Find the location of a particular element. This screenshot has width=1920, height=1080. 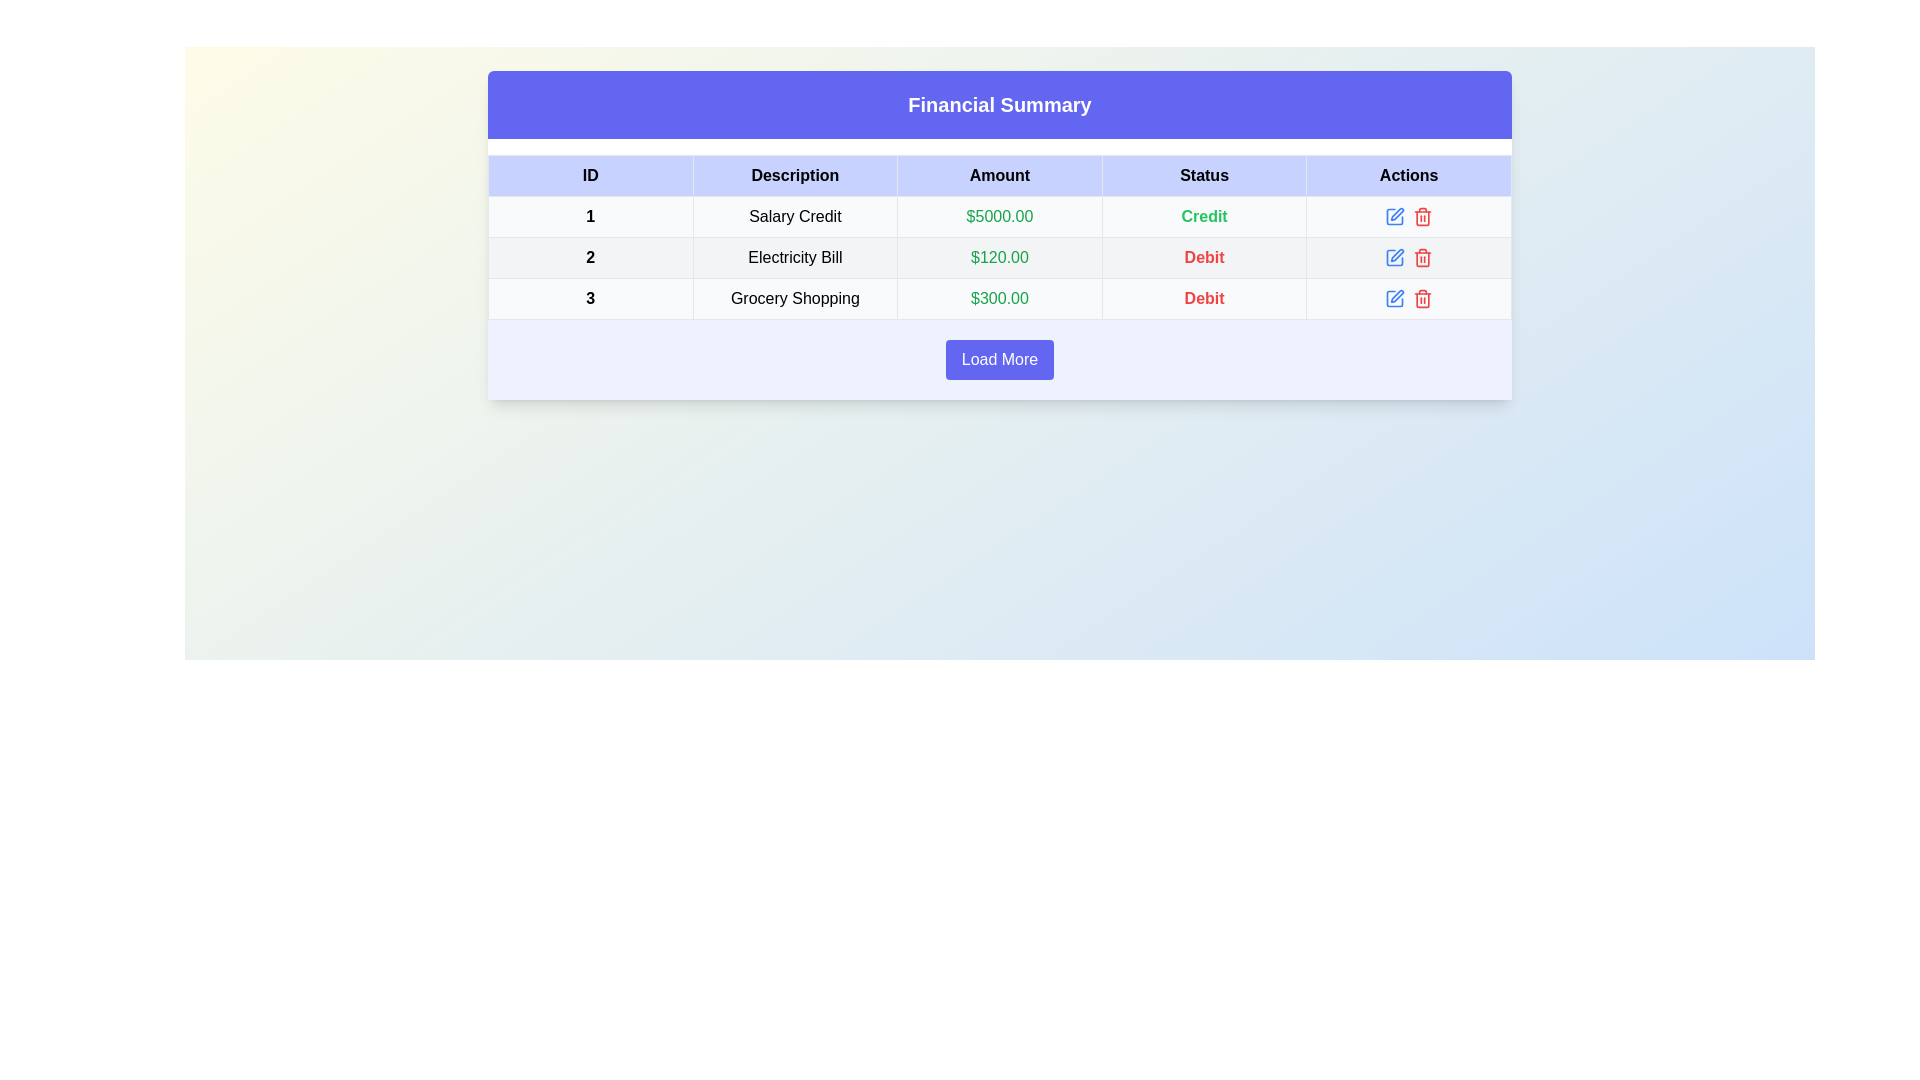

the edit button located in the 'Actions' column of the last row of the table is located at coordinates (1394, 299).